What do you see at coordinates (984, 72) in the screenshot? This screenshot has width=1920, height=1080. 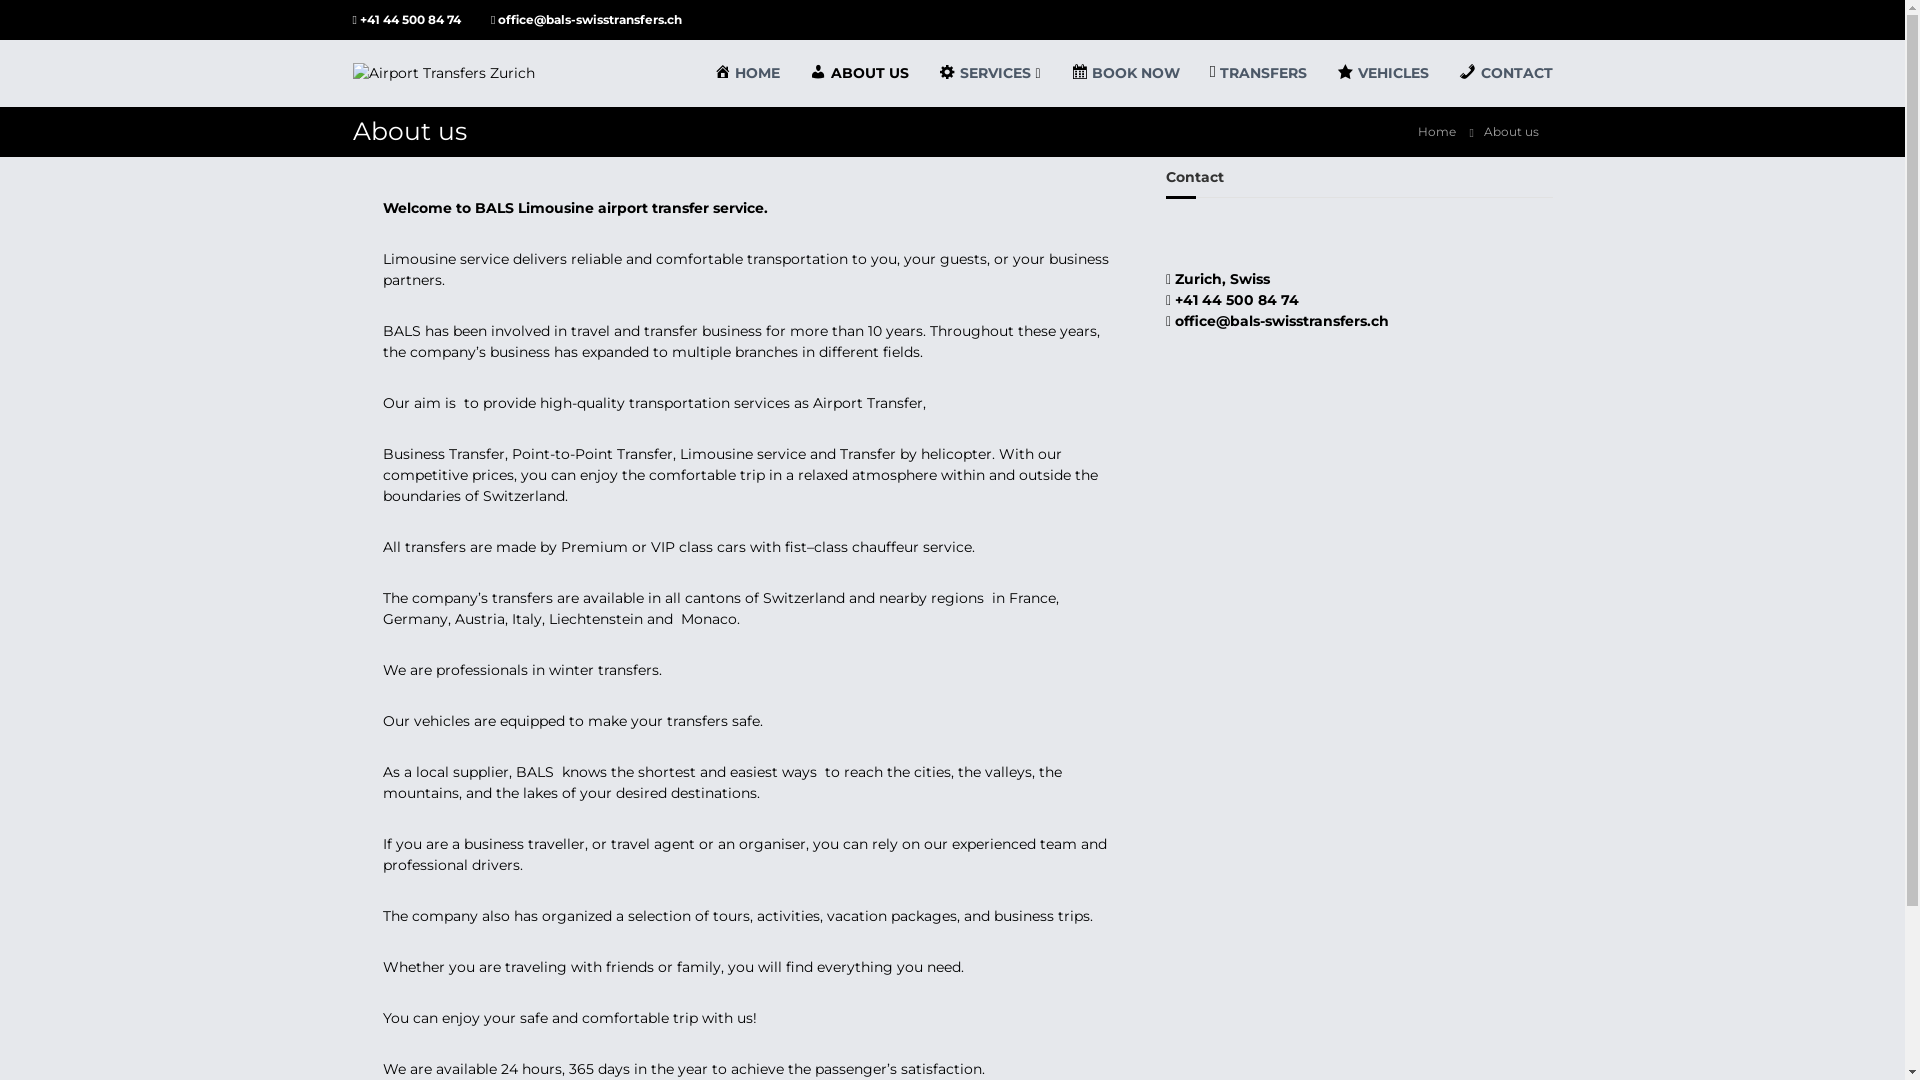 I see `'SERVICES'` at bounding box center [984, 72].